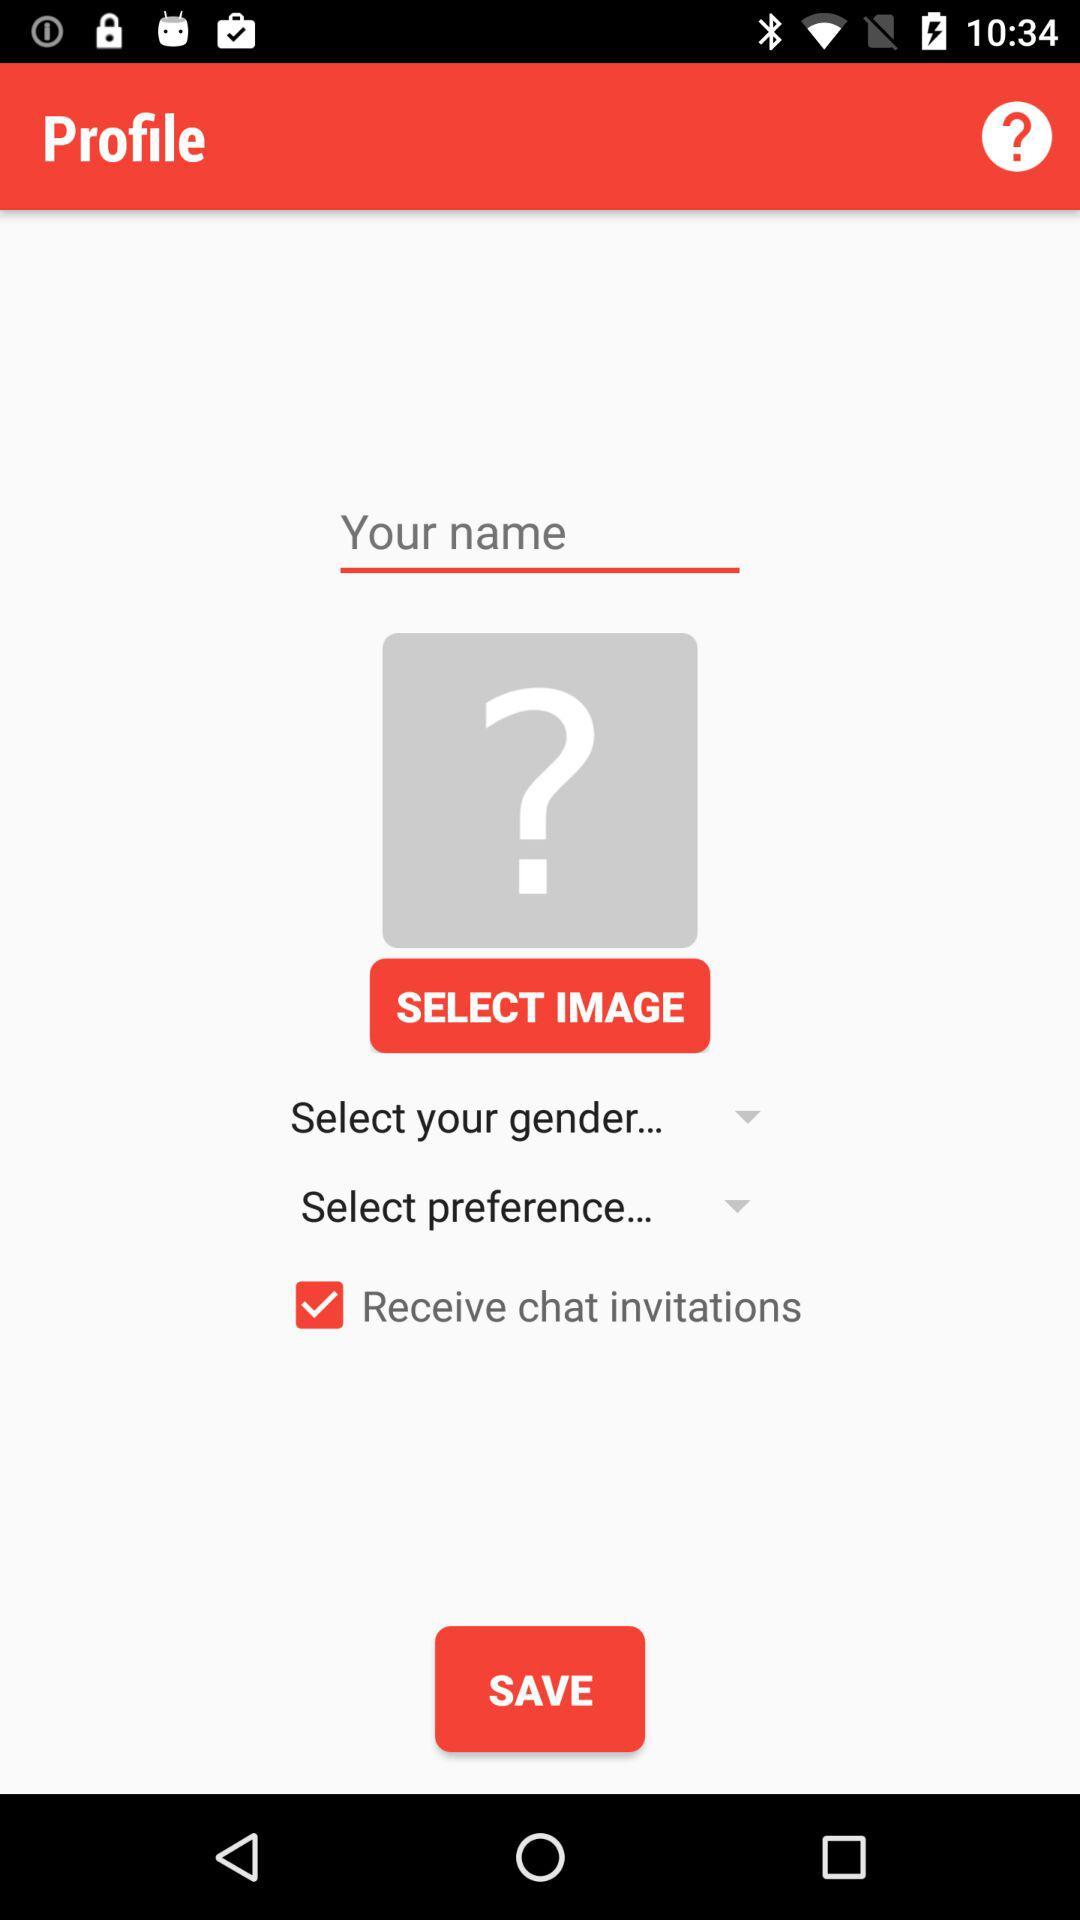 The image size is (1080, 1920). I want to click on save item, so click(540, 1688).